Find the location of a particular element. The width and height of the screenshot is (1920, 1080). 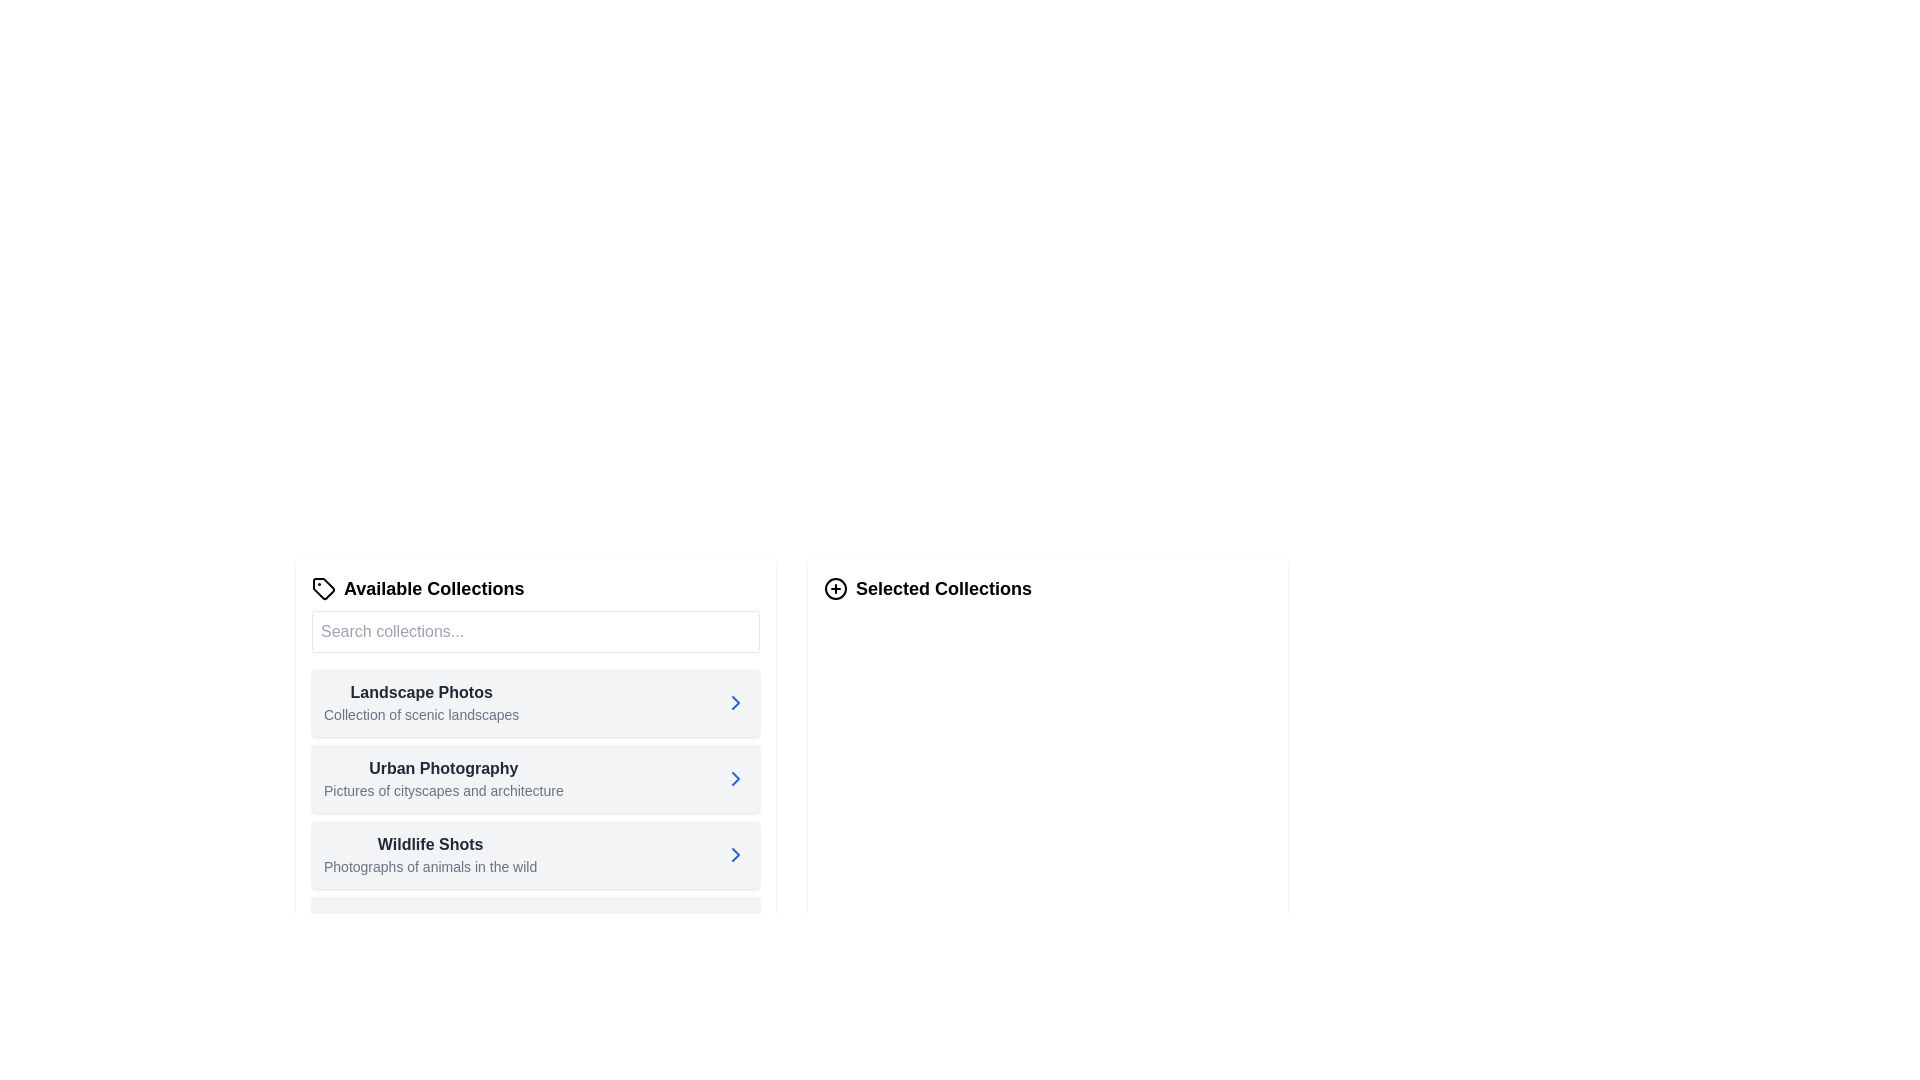

the right-pointing blue chevron icon located at the end of the last row labeled 'Wildlife Shots' is located at coordinates (734, 855).